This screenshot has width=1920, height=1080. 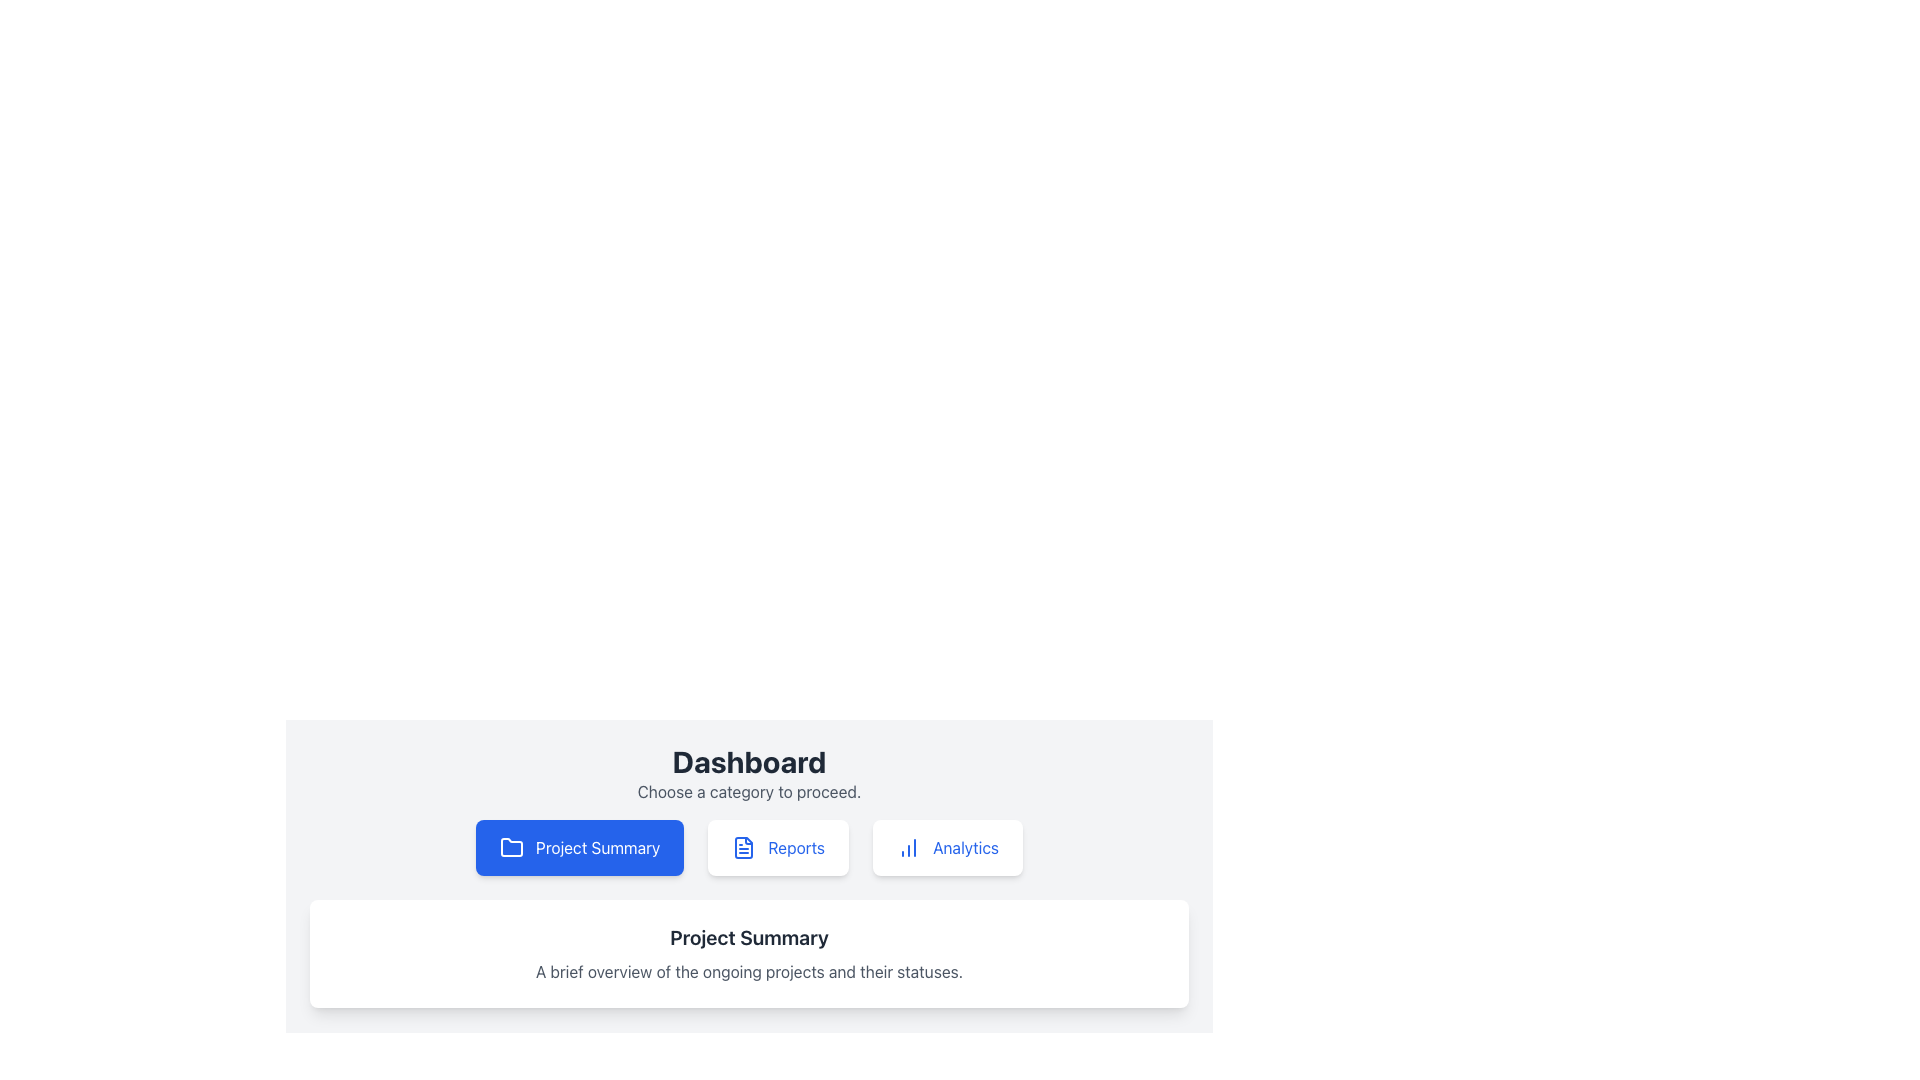 I want to click on header and description of the section titled 'Project Summary' located at the center of the Text Block below the buttons 'Project Summary,' 'Reports,' and 'Analytics.', so click(x=748, y=952).